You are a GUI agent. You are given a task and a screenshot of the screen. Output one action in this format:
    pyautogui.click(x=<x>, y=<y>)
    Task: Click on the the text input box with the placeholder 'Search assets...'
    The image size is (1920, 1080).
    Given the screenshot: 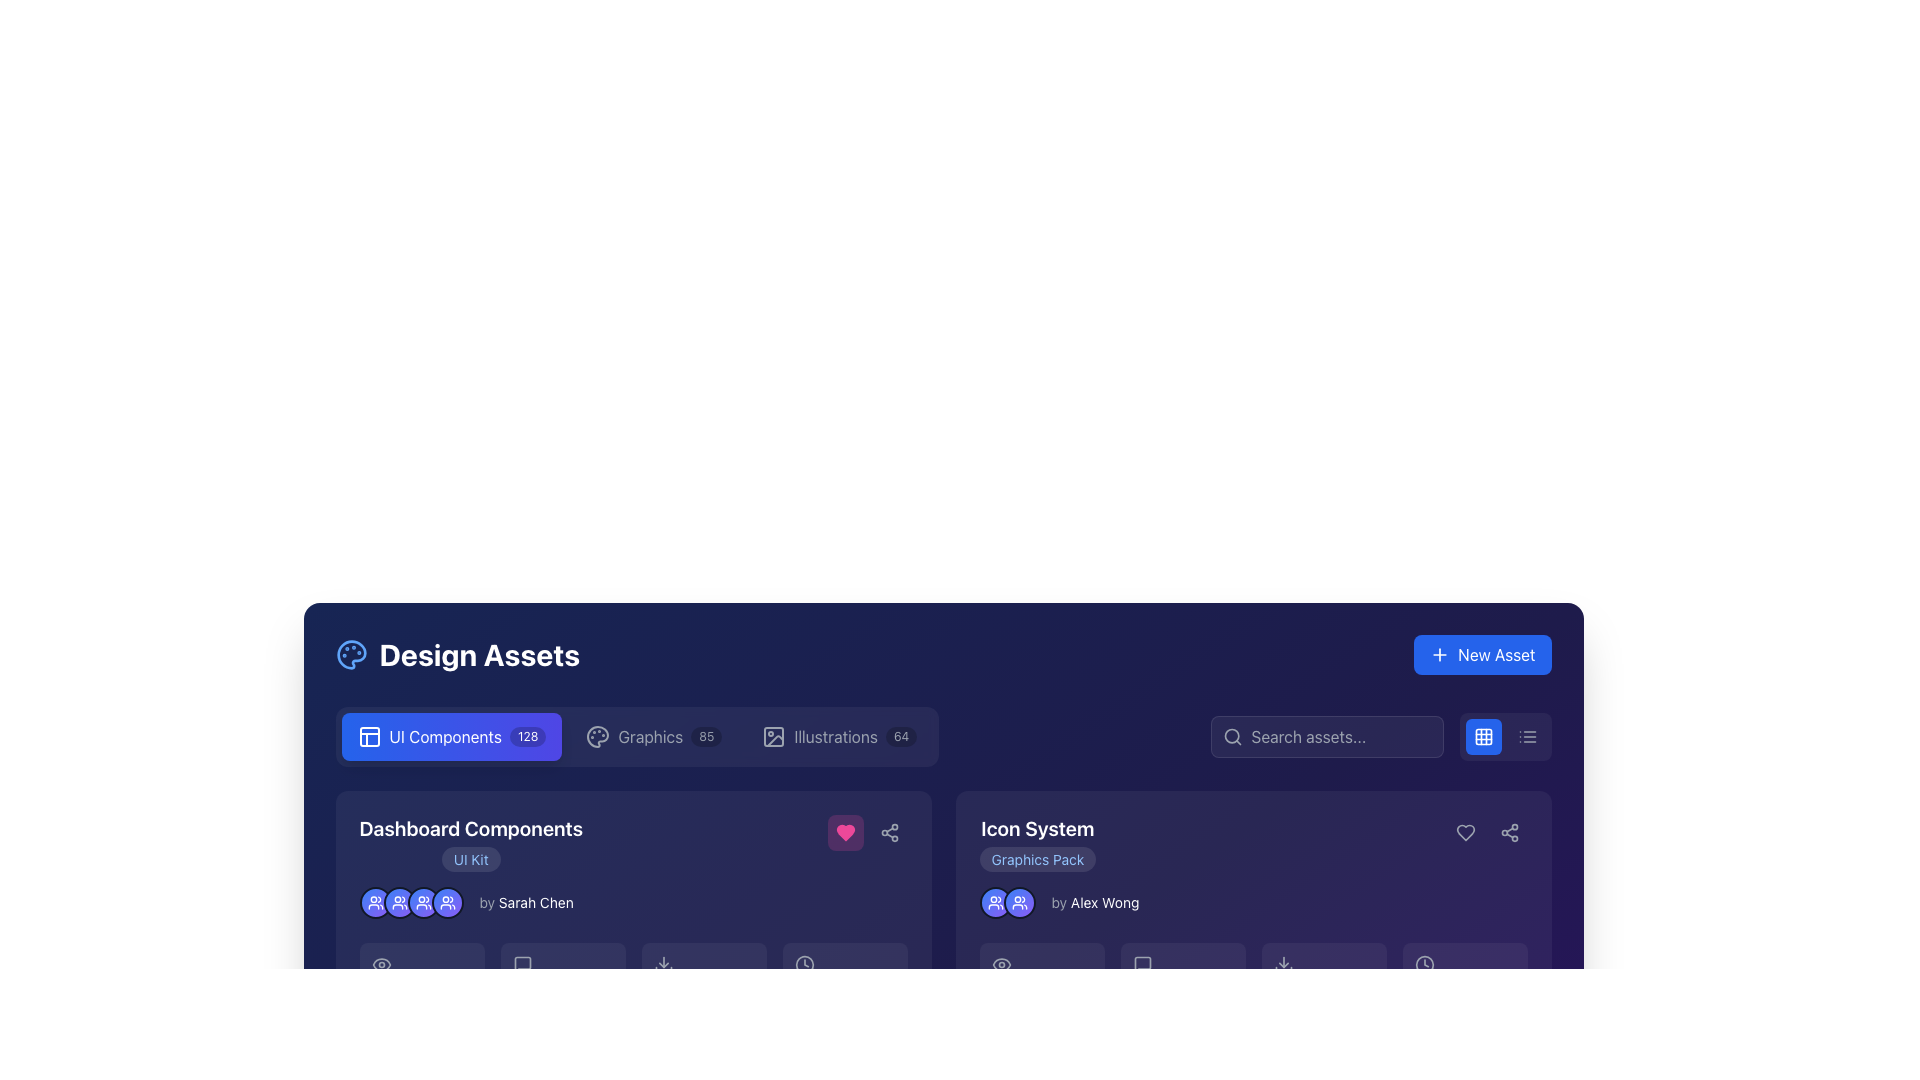 What is the action you would take?
    pyautogui.click(x=1326, y=736)
    